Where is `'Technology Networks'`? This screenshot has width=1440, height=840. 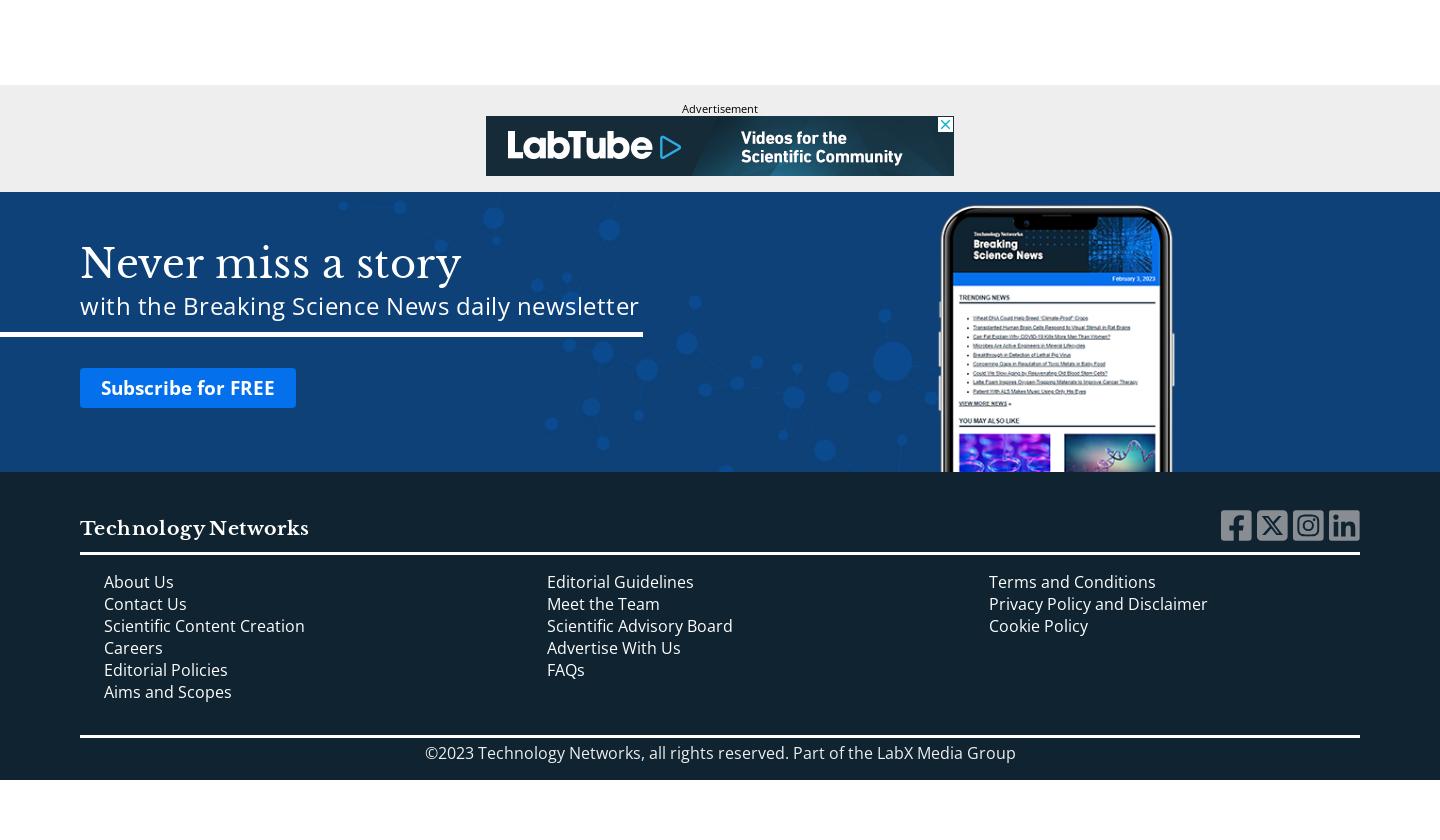
'Technology Networks' is located at coordinates (194, 527).